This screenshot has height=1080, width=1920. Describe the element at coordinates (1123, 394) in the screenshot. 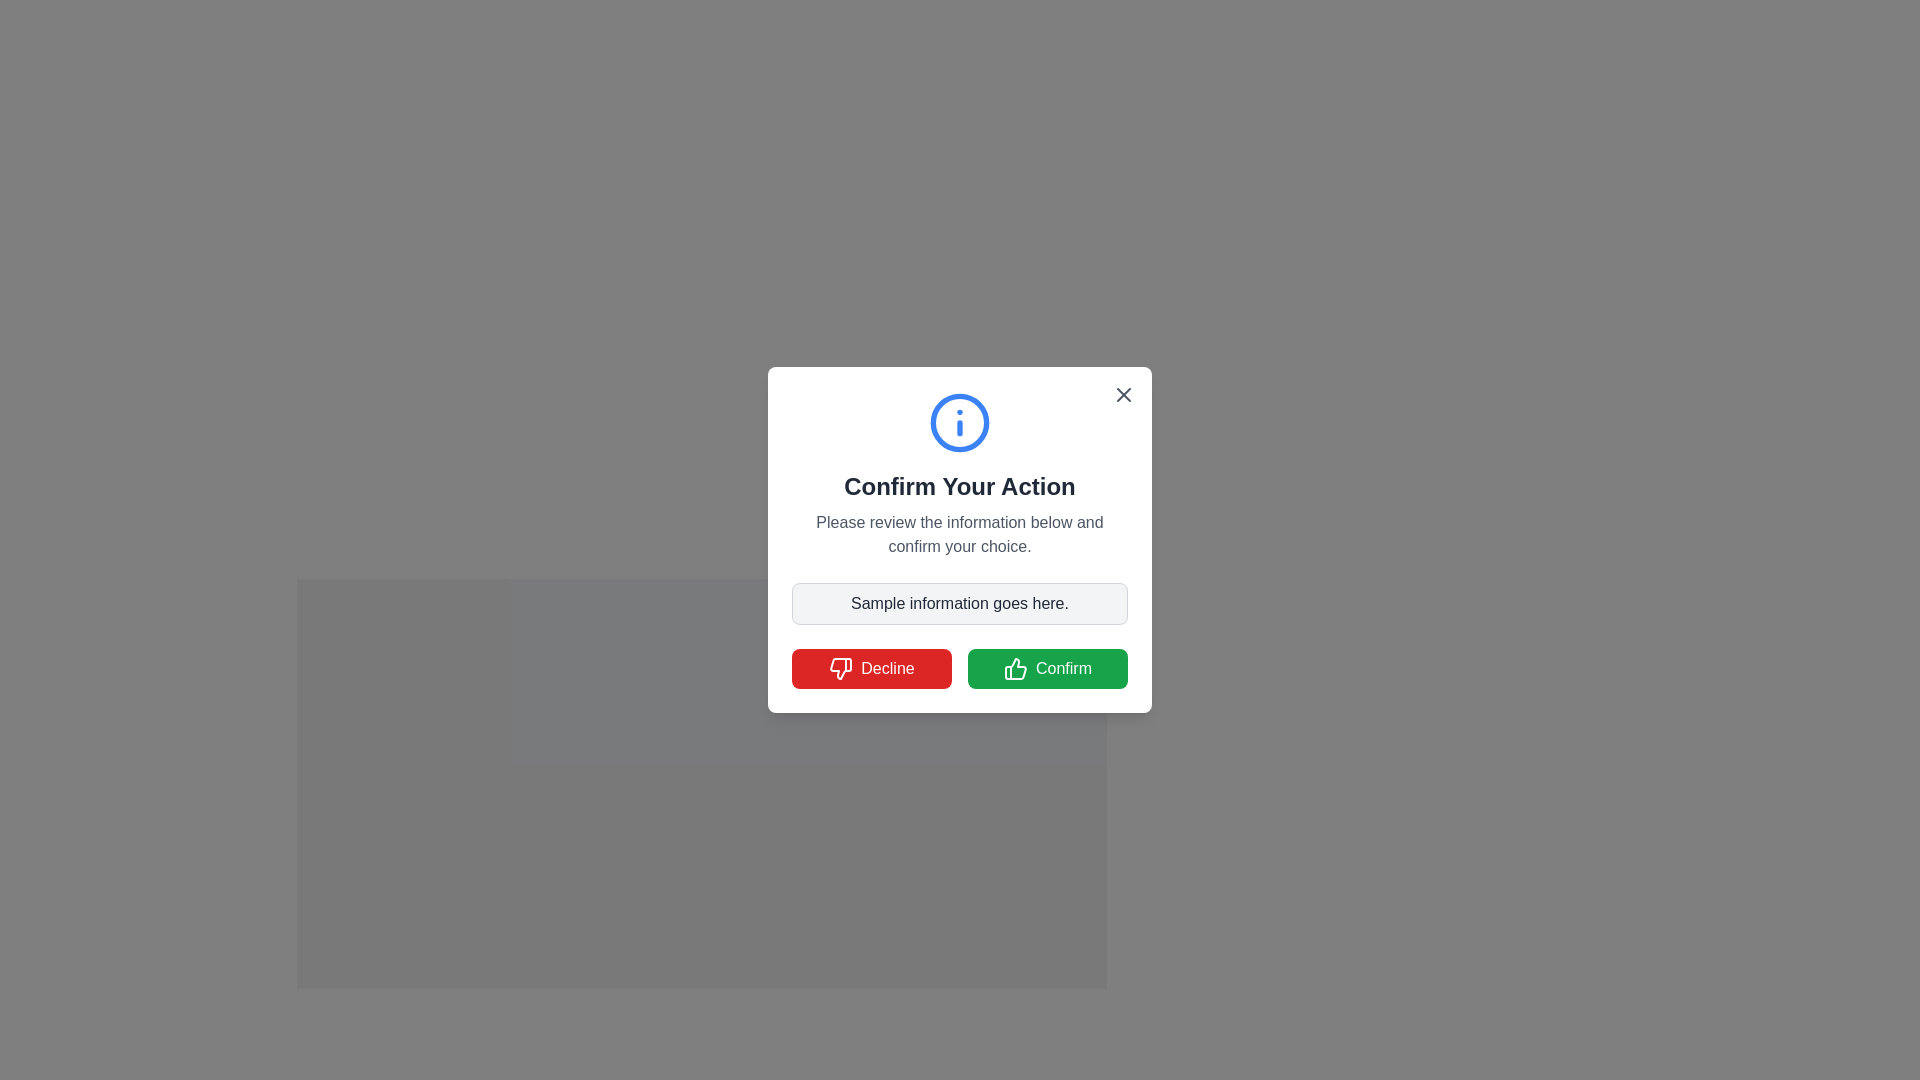

I see `the close button located at the top-right corner of the modal dialog` at that location.